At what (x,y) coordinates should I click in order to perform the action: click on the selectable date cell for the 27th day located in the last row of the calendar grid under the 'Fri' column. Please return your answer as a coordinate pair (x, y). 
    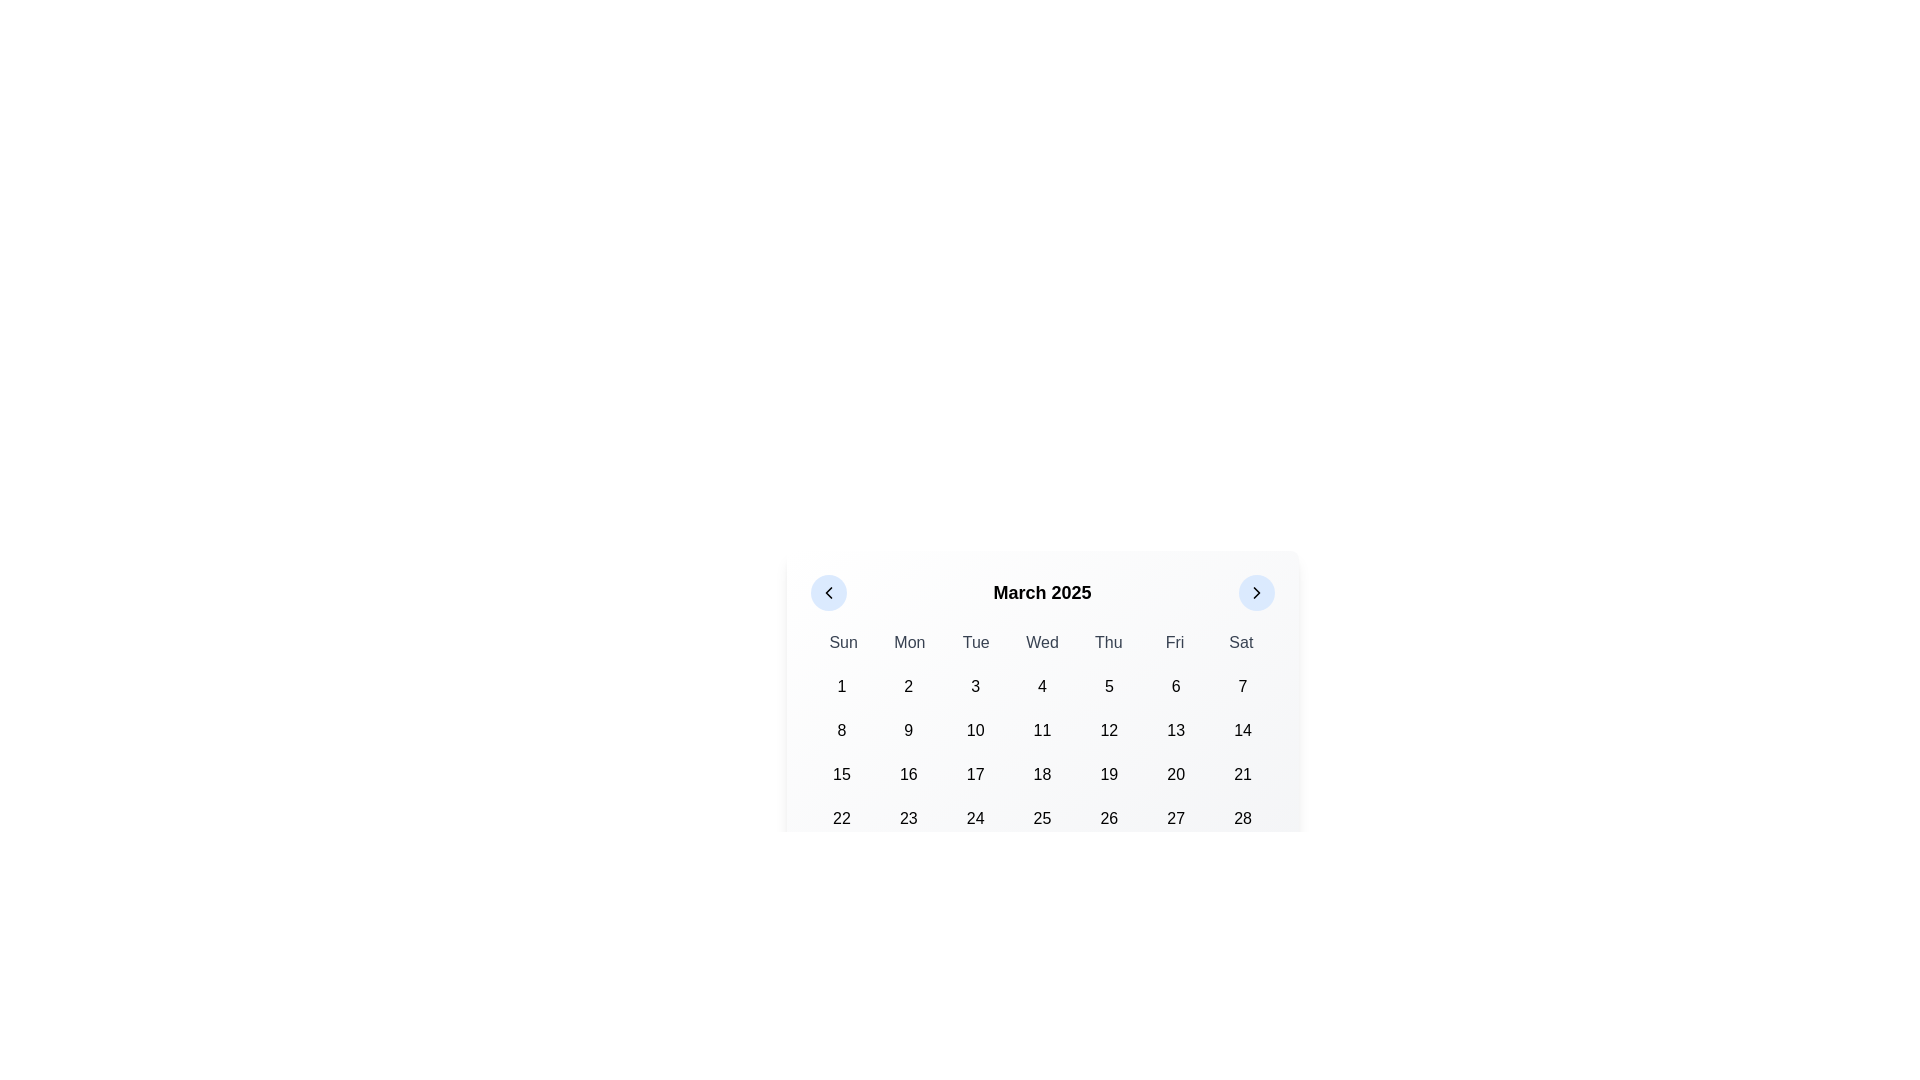
    Looking at the image, I should click on (1176, 818).